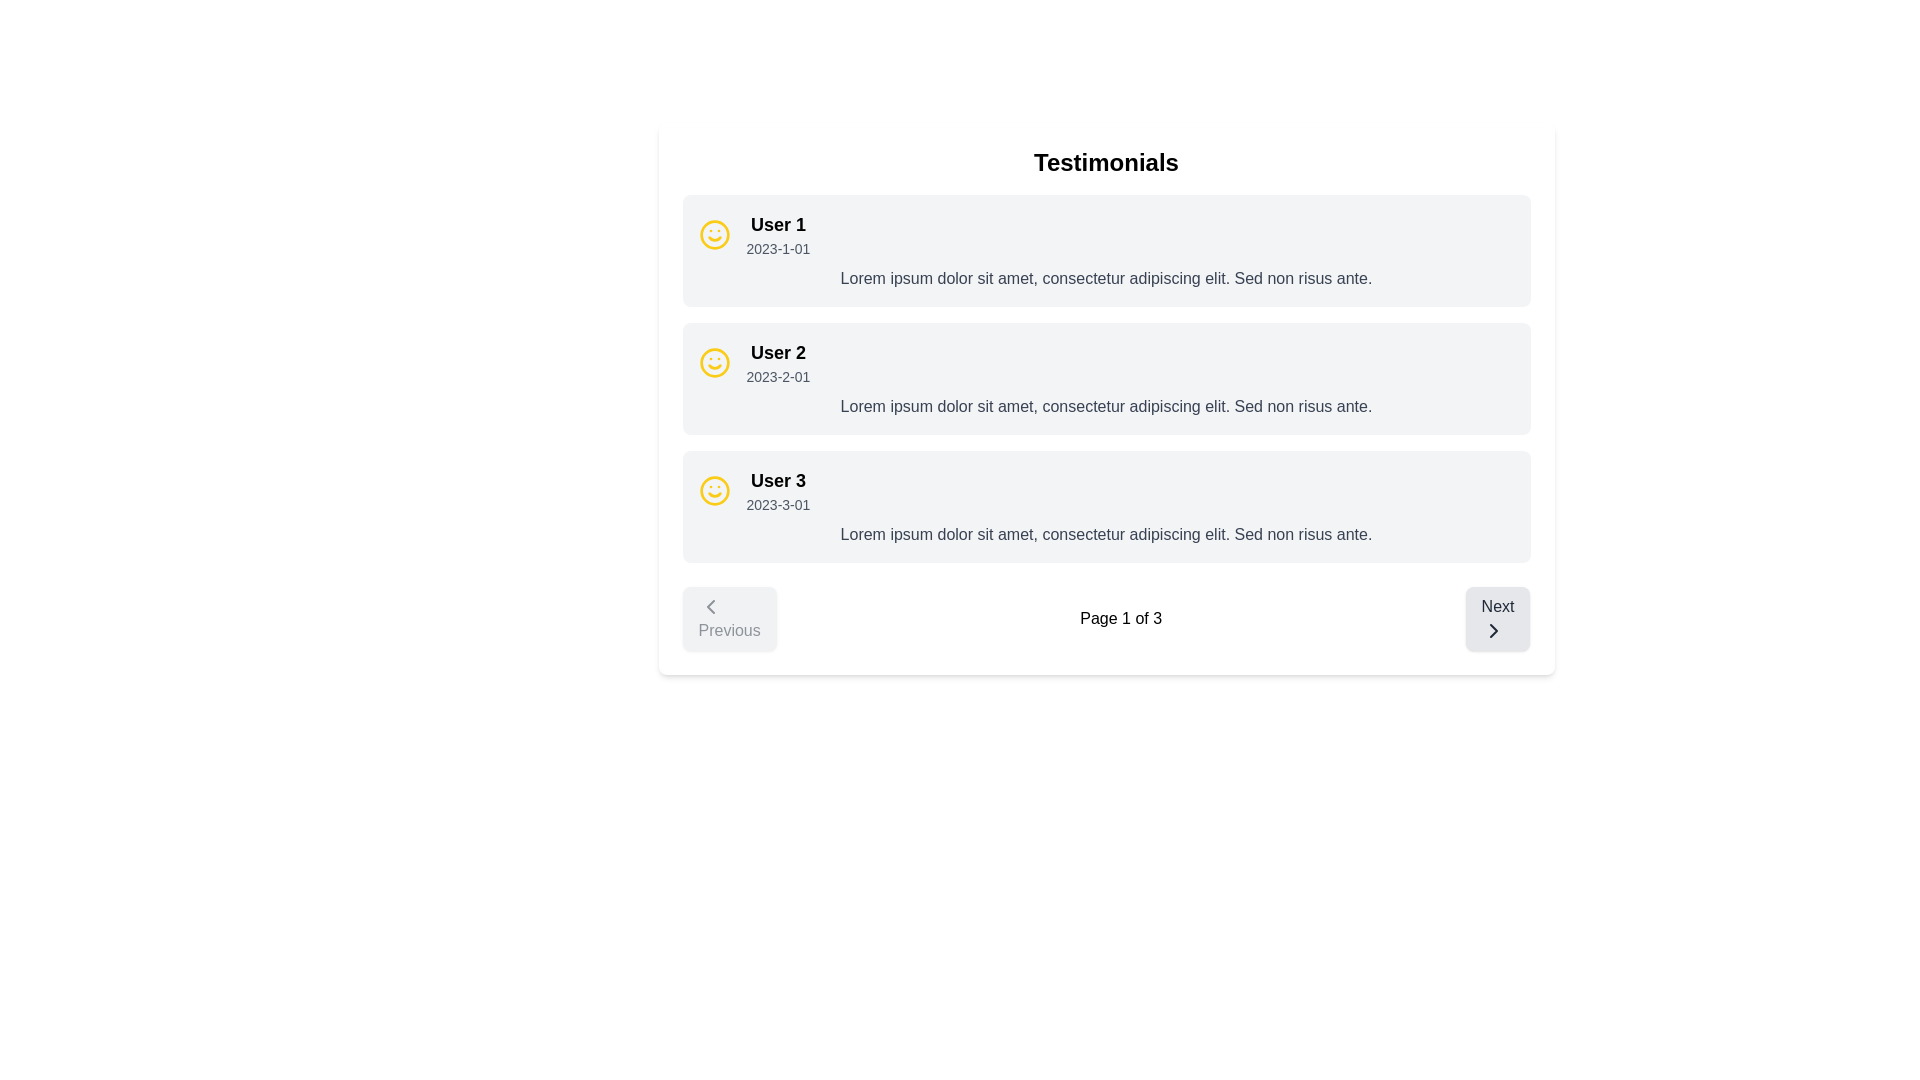 The height and width of the screenshot is (1080, 1920). Describe the element at coordinates (1497, 617) in the screenshot. I see `the 'Next' button located at the bottom-right corner of the paginated interface to prepare for action` at that location.